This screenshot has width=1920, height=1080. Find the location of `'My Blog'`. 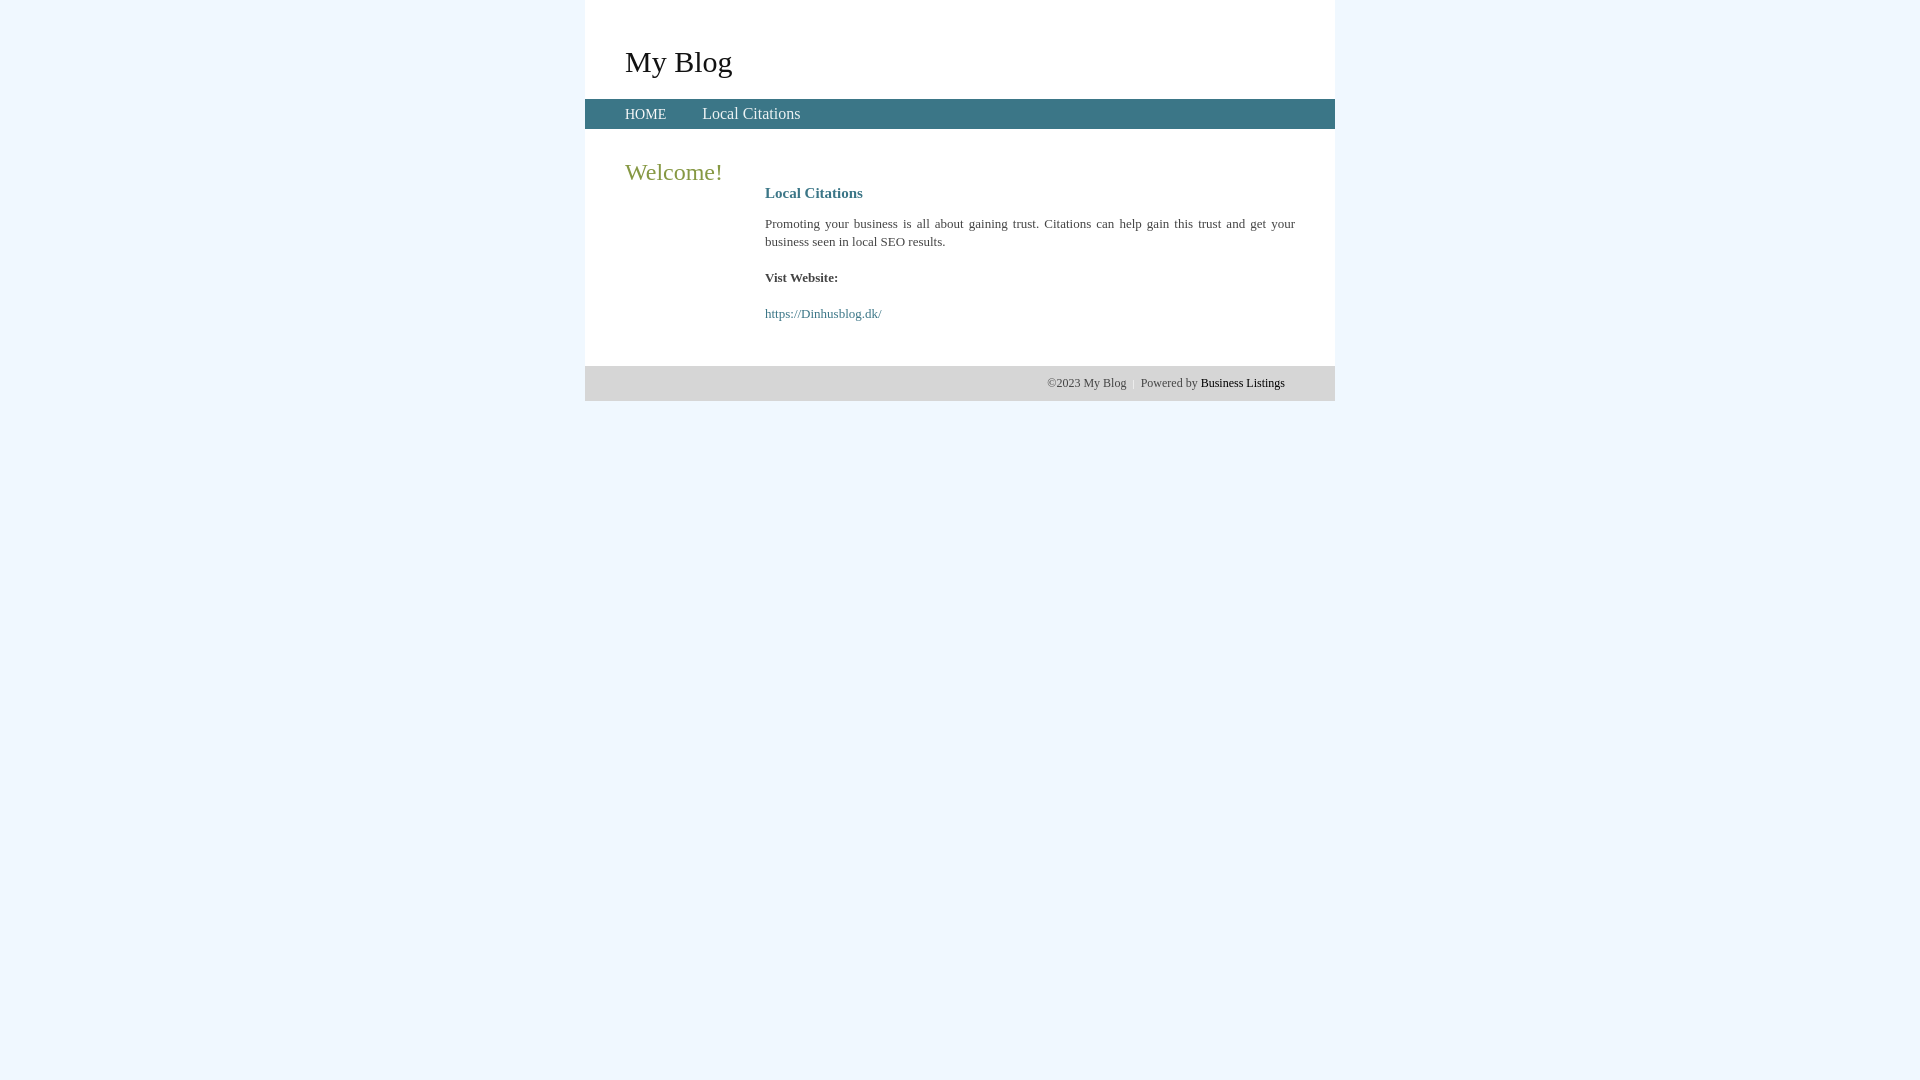

'My Blog' is located at coordinates (623, 60).